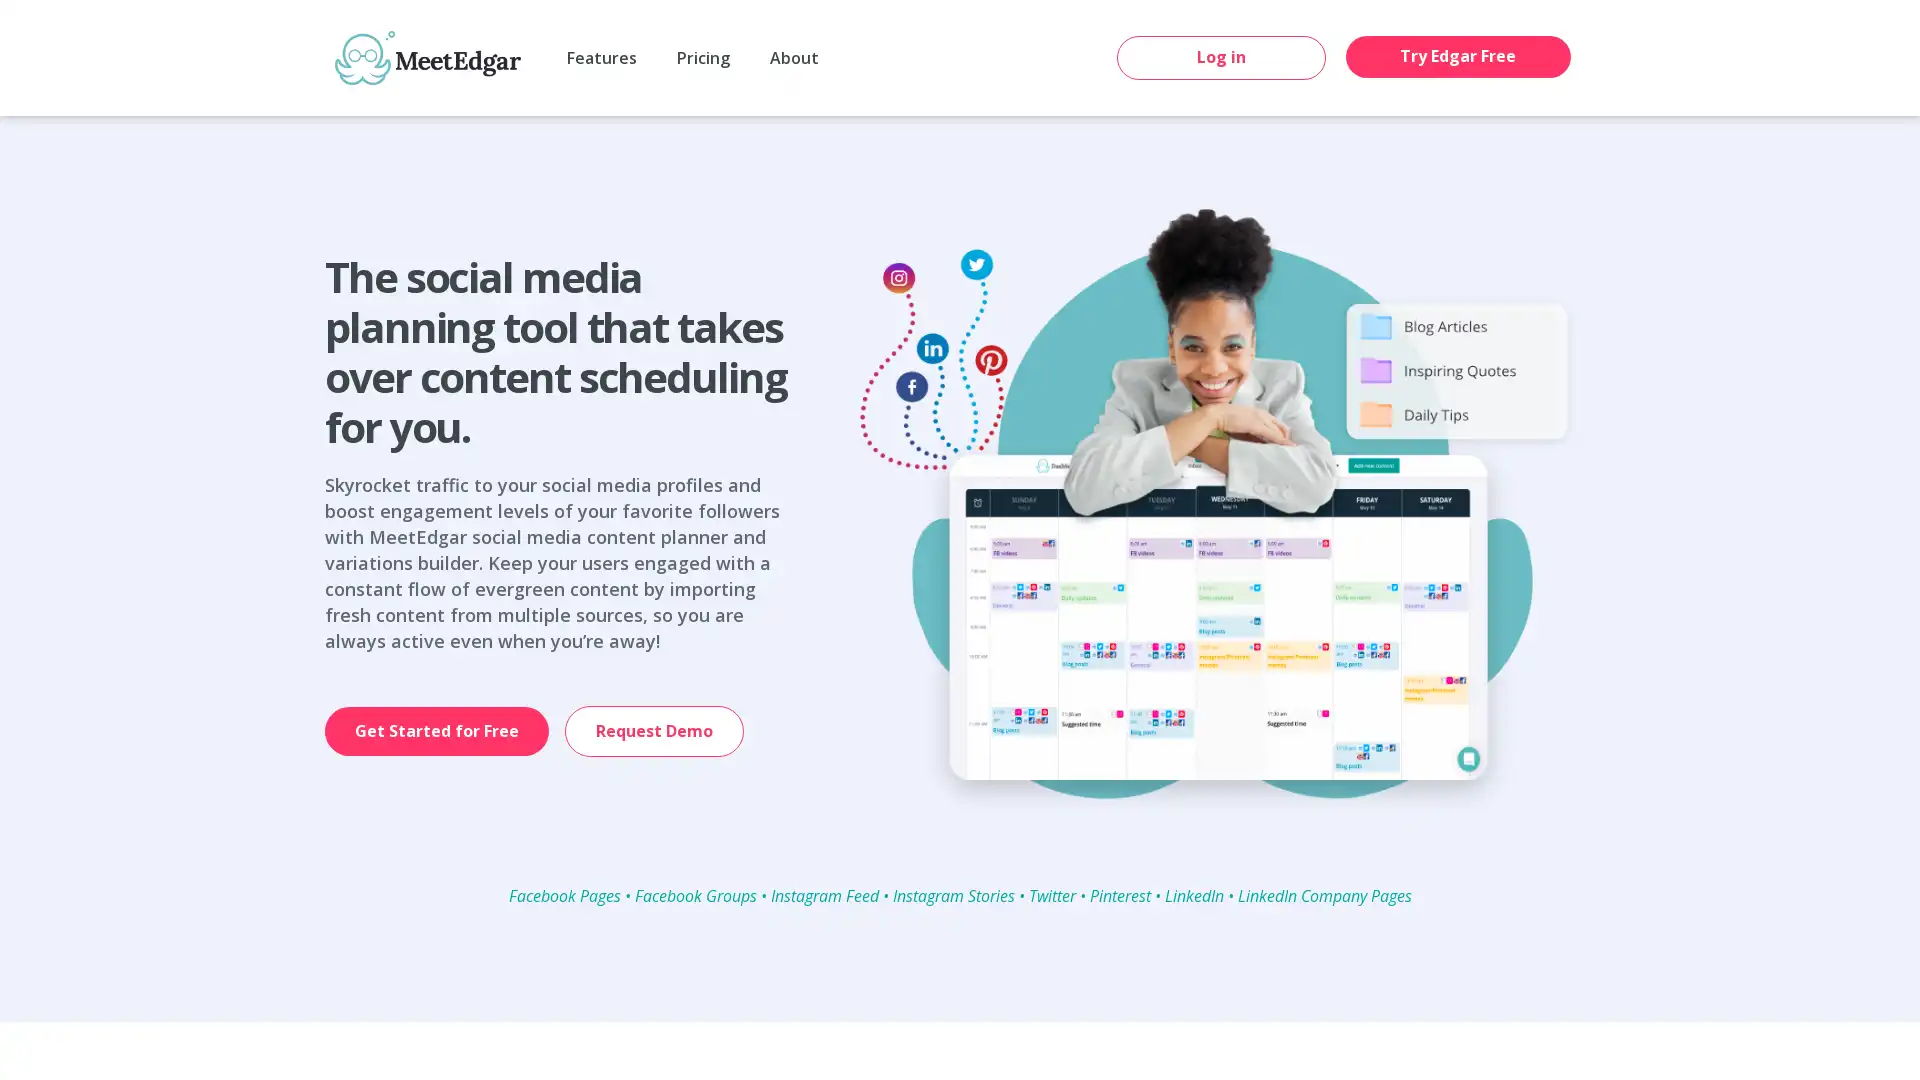 Image resolution: width=1920 pixels, height=1080 pixels. I want to click on Try Edgar Free, so click(1458, 55).